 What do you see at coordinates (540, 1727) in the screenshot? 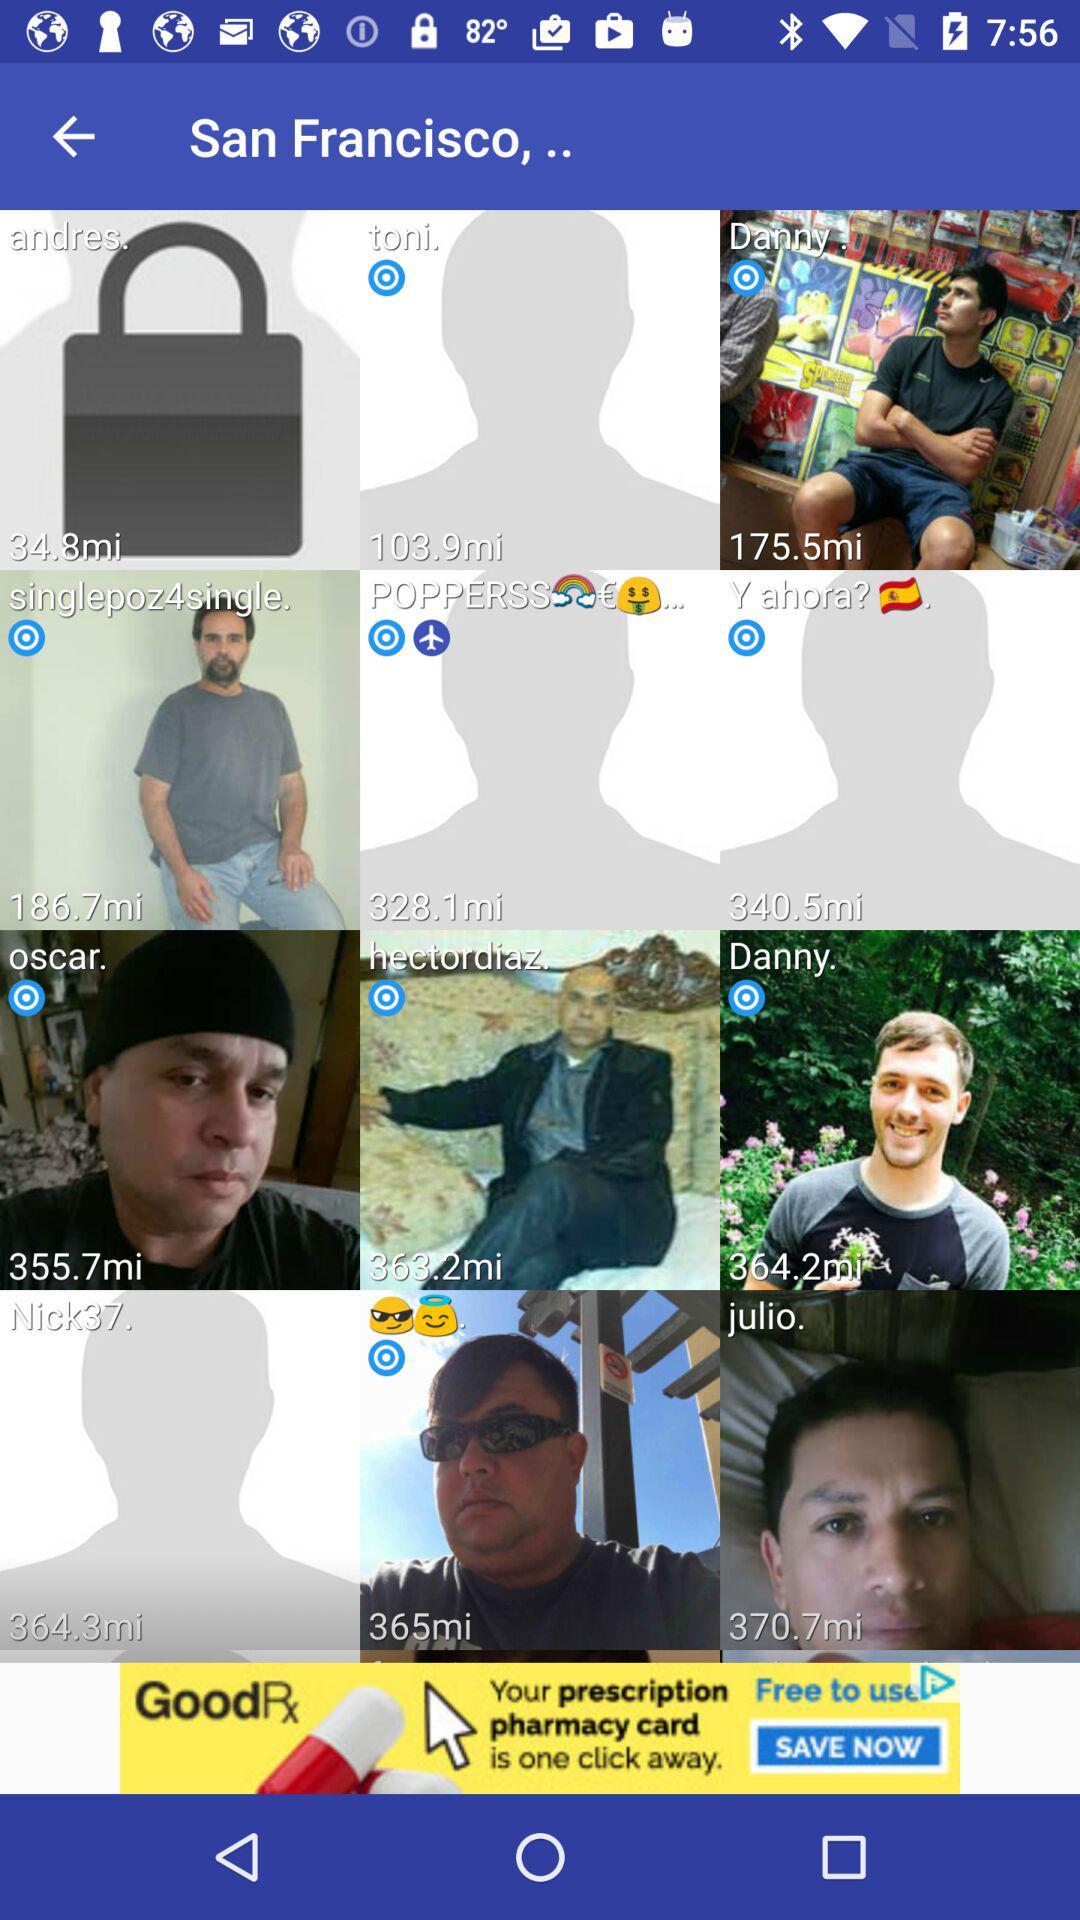
I see `link on advertisement` at bounding box center [540, 1727].